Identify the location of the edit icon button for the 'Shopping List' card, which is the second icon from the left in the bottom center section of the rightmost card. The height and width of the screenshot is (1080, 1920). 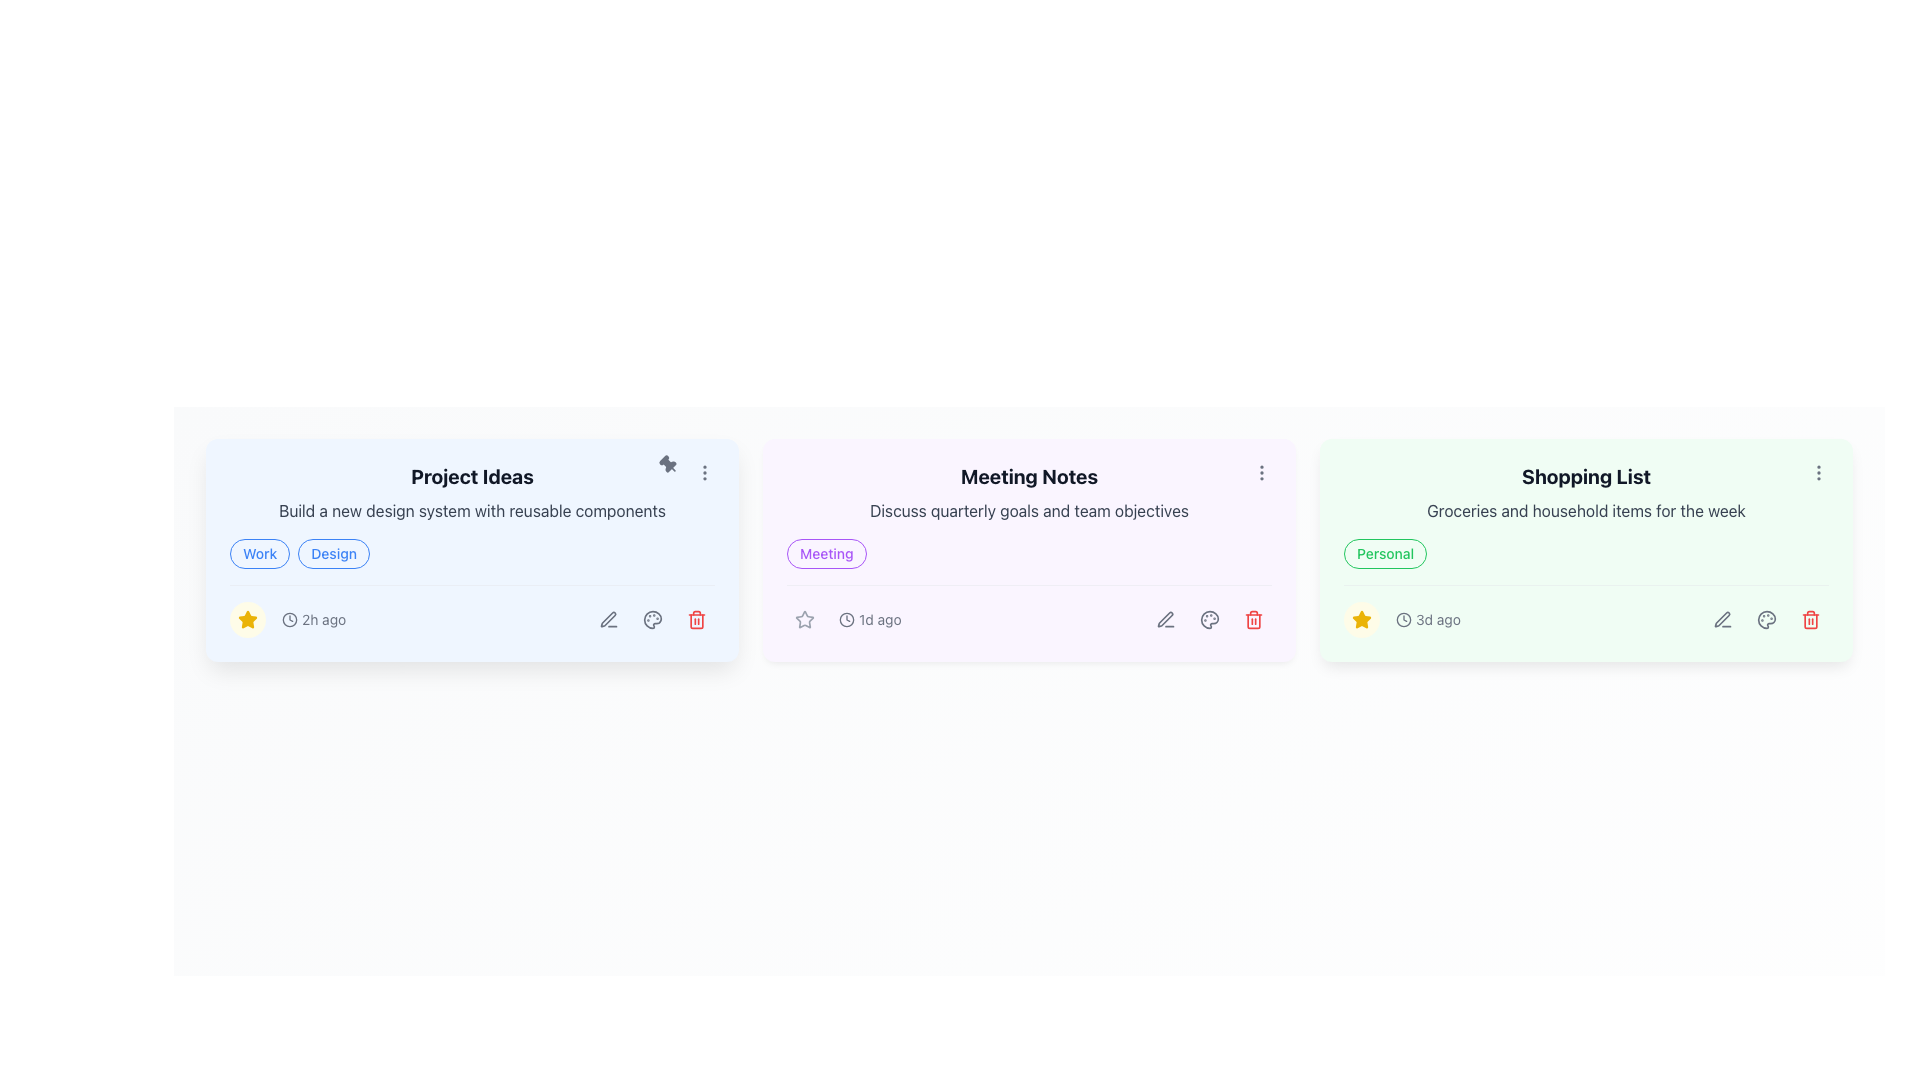
(1721, 618).